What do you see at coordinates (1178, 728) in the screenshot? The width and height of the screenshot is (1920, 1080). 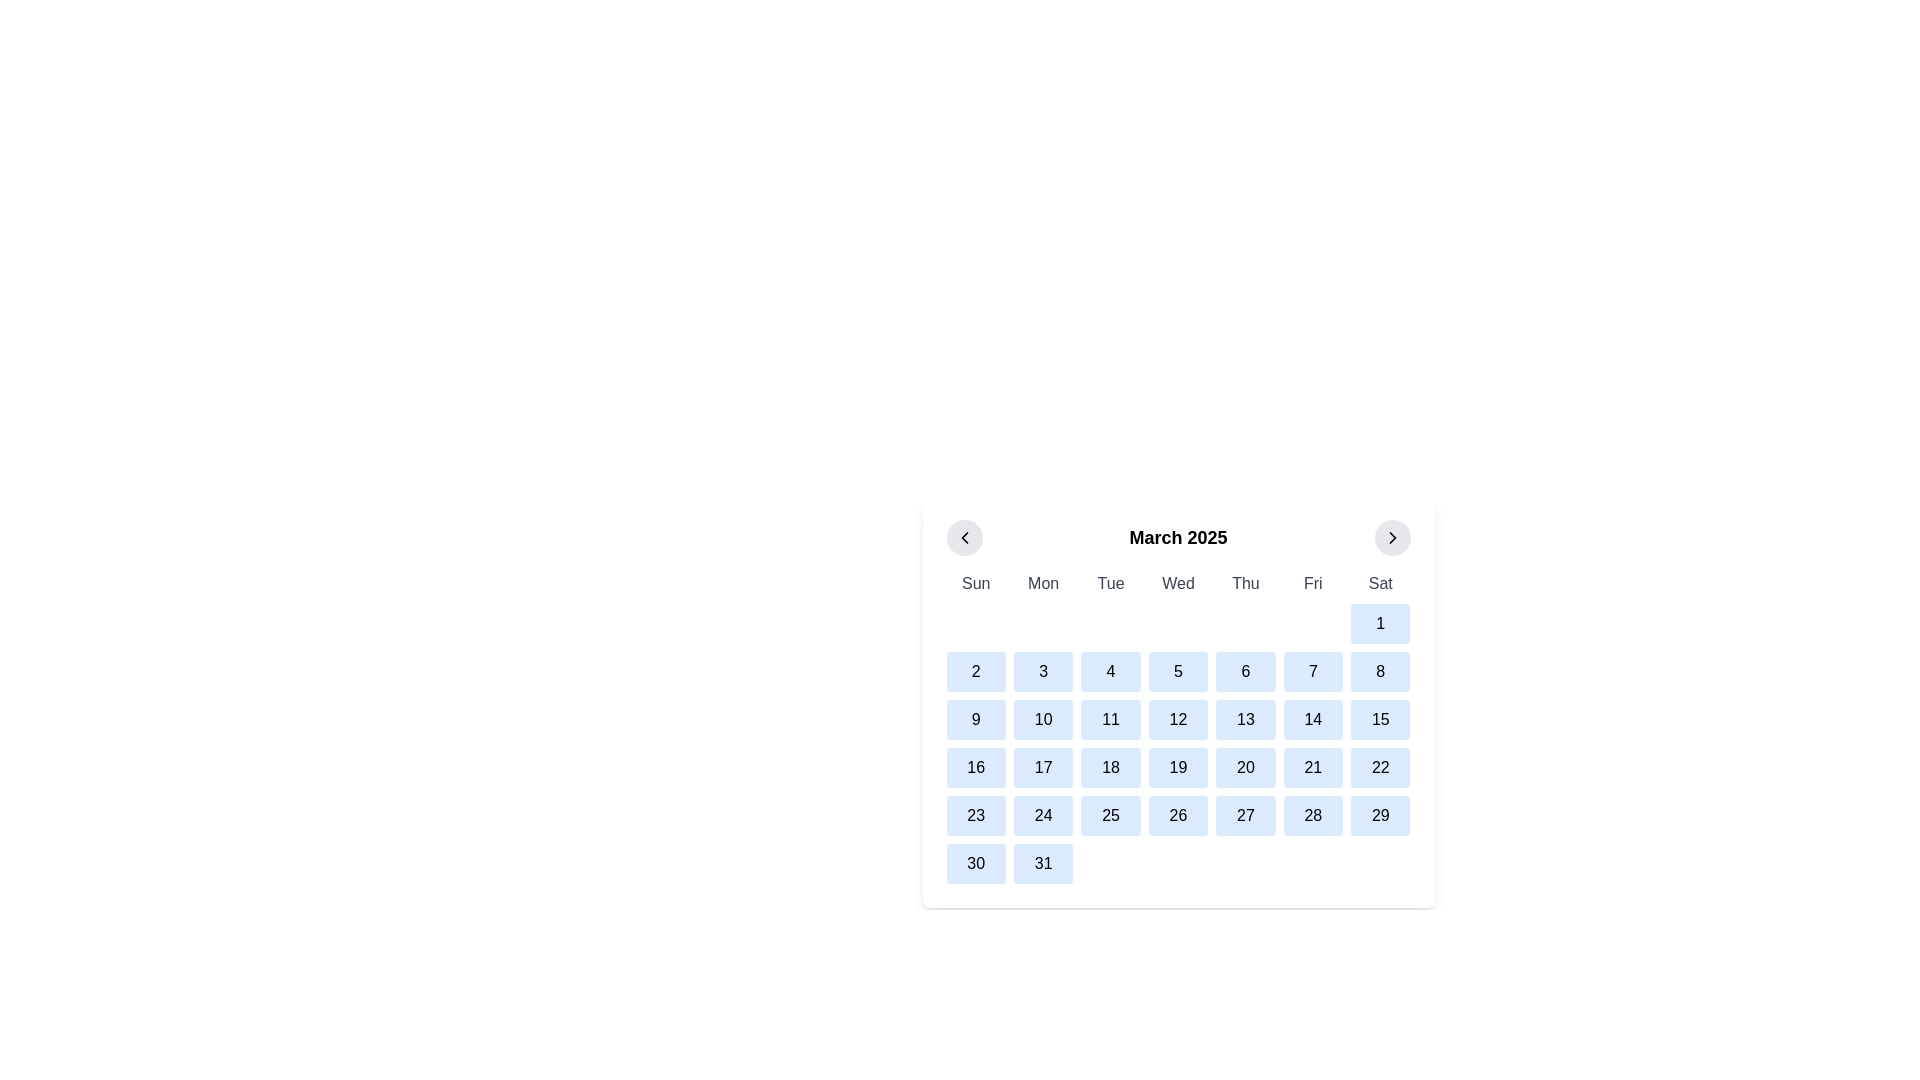 I see `the grid of buttons representing dates in the calendar` at bounding box center [1178, 728].